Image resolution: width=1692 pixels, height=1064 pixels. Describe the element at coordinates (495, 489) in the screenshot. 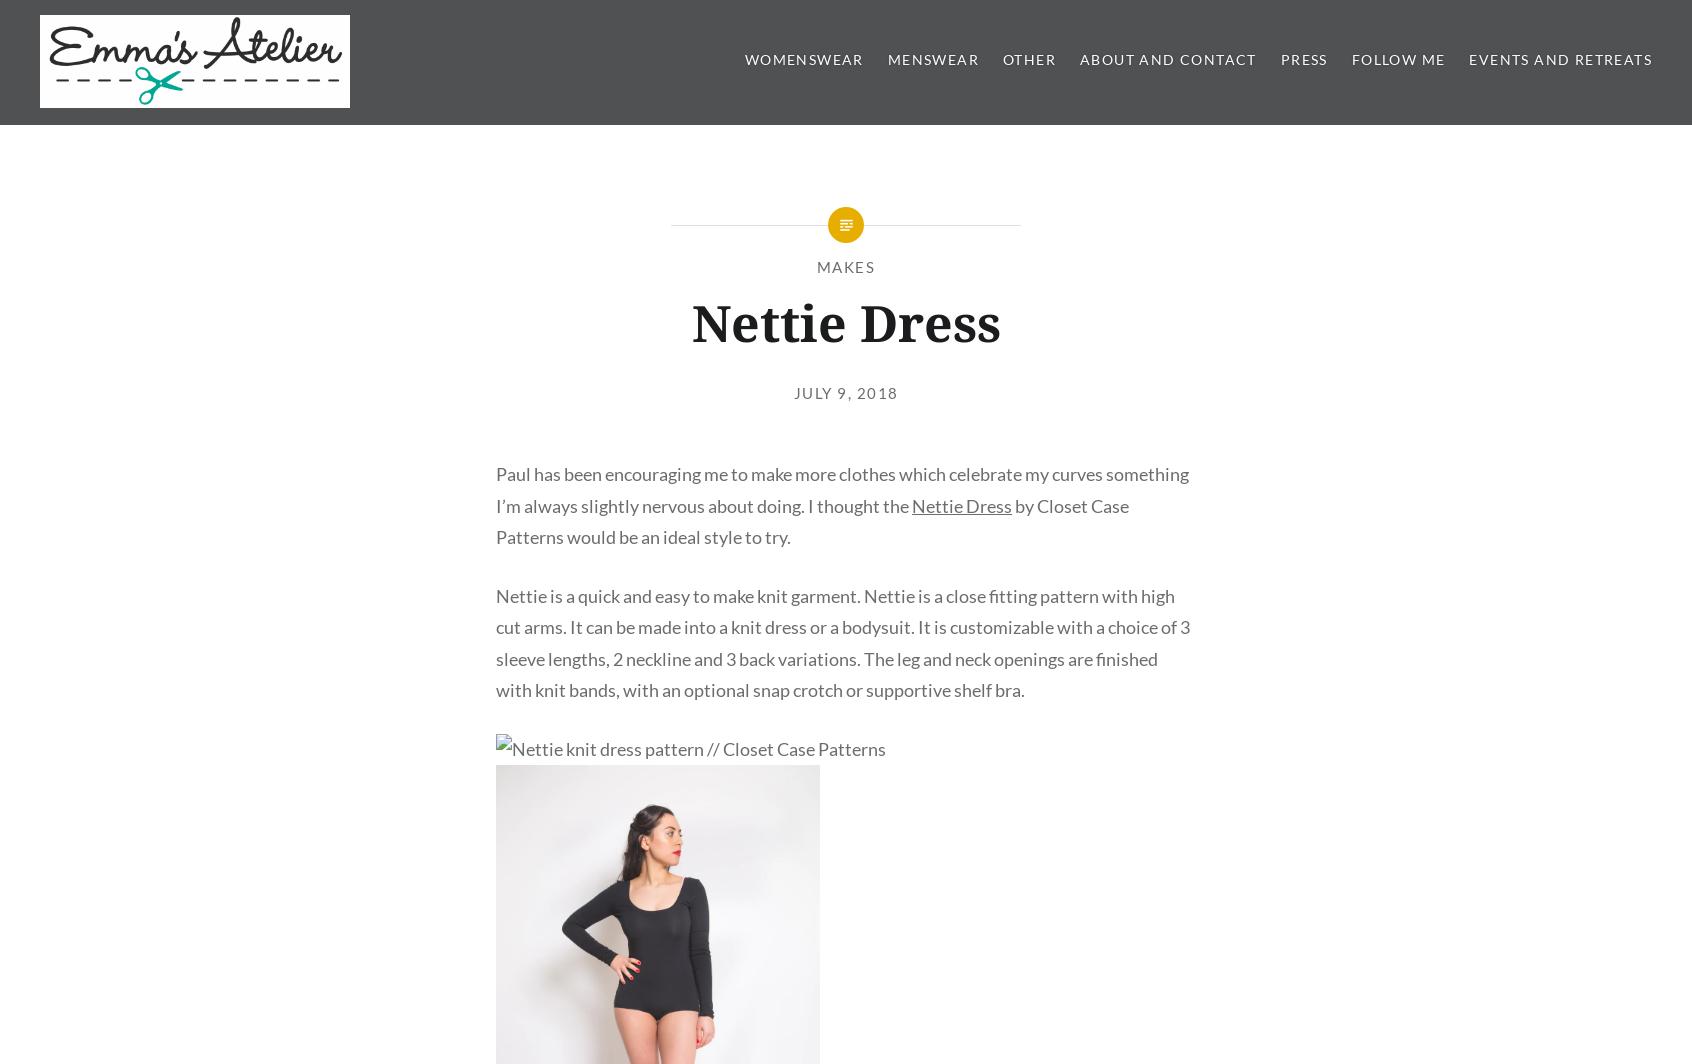

I see `'Paul has been encouraging me to make more clothes which celebrate my curves something I’m always slightly nervous about doing. I thought the'` at that location.